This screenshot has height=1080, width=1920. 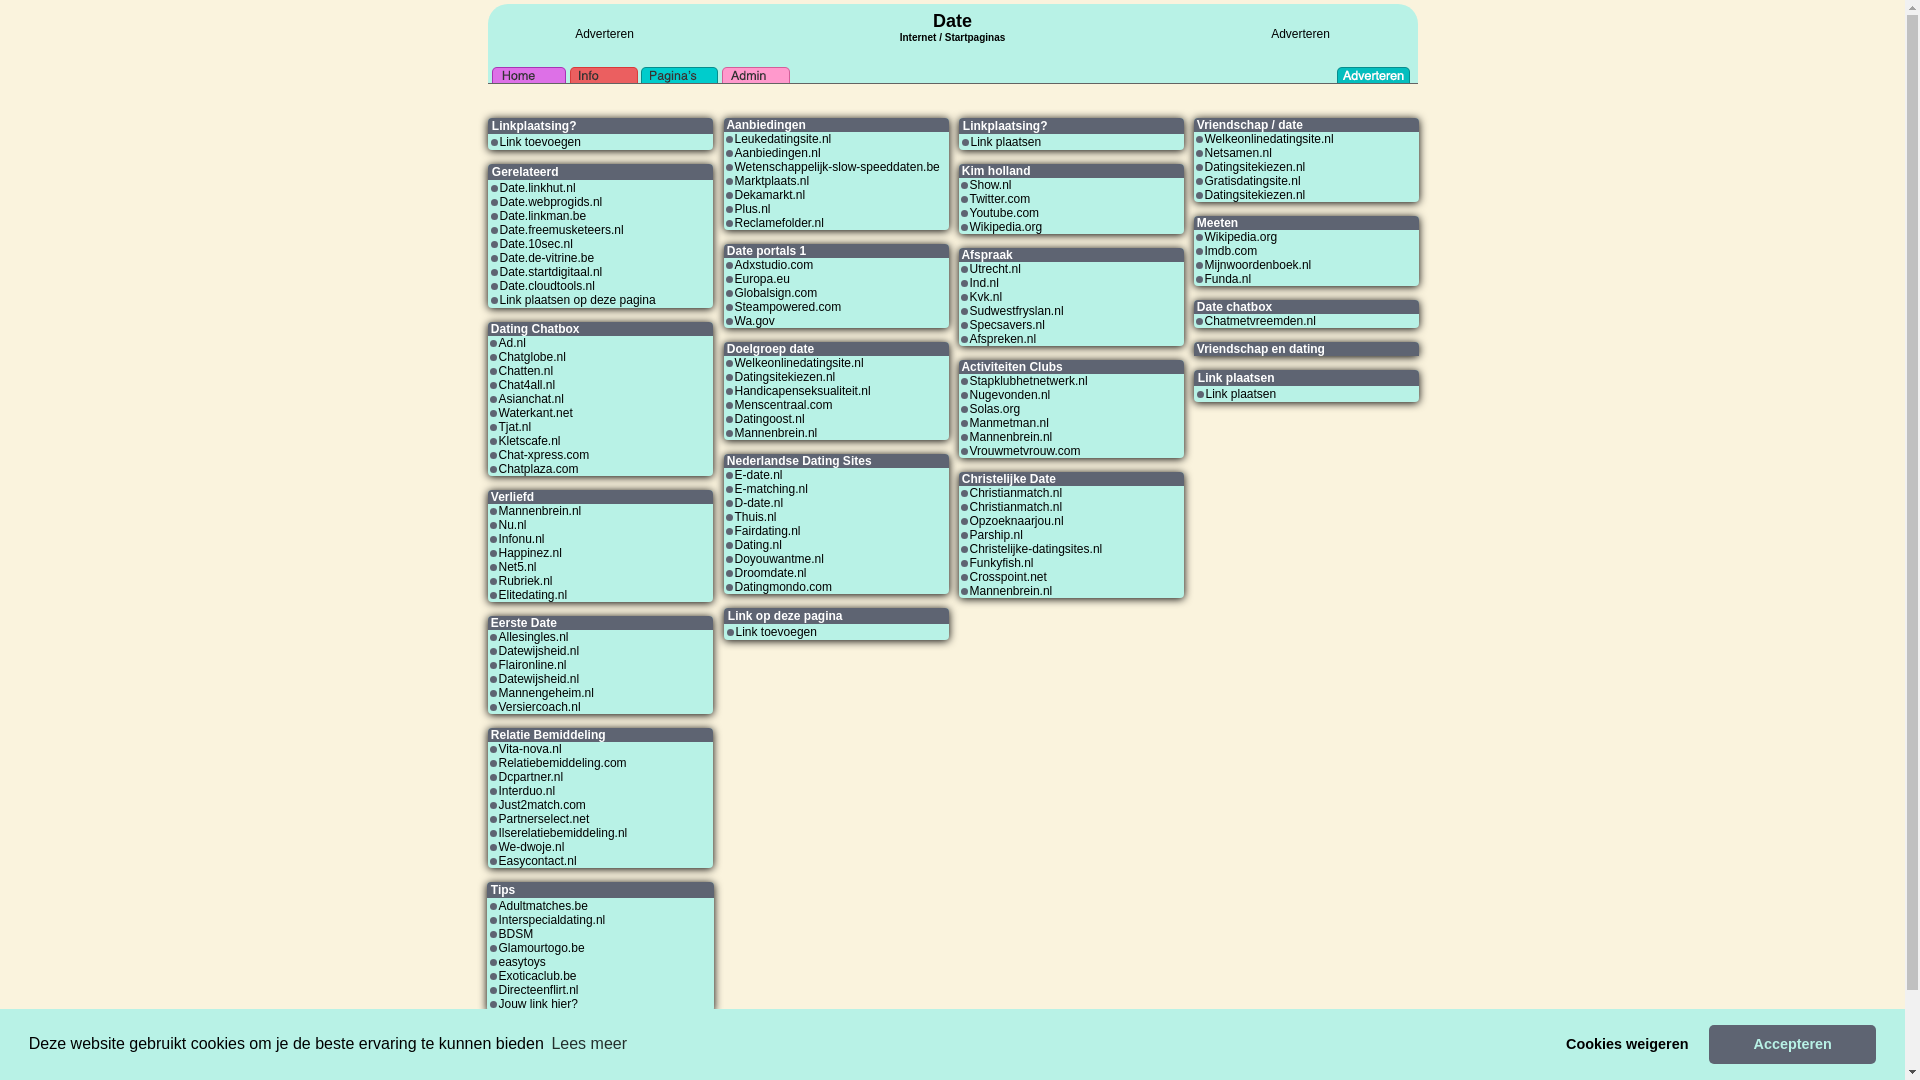 What do you see at coordinates (576, 300) in the screenshot?
I see `'Link plaatsen op deze pagina'` at bounding box center [576, 300].